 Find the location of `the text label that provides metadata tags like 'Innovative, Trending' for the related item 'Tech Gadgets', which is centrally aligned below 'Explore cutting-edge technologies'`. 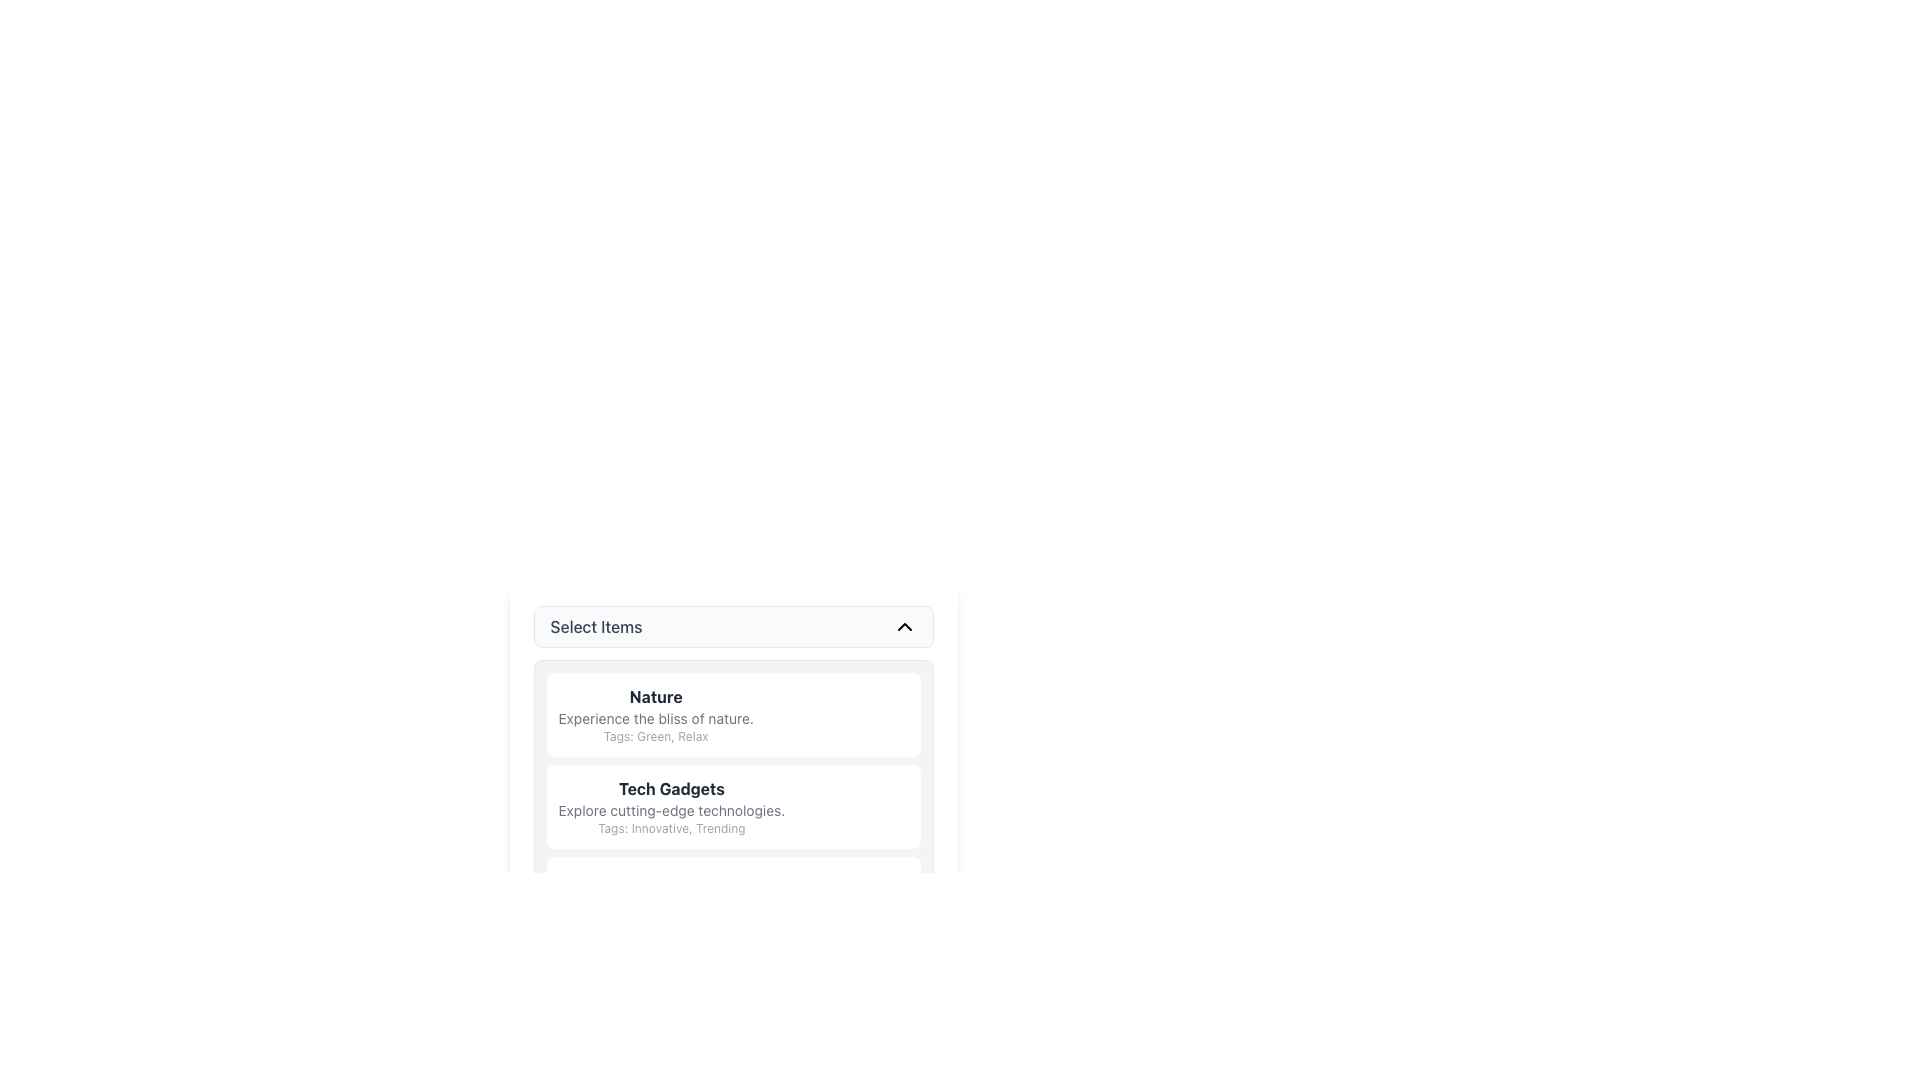

the text label that provides metadata tags like 'Innovative, Trending' for the related item 'Tech Gadgets', which is centrally aligned below 'Explore cutting-edge technologies' is located at coordinates (671, 829).